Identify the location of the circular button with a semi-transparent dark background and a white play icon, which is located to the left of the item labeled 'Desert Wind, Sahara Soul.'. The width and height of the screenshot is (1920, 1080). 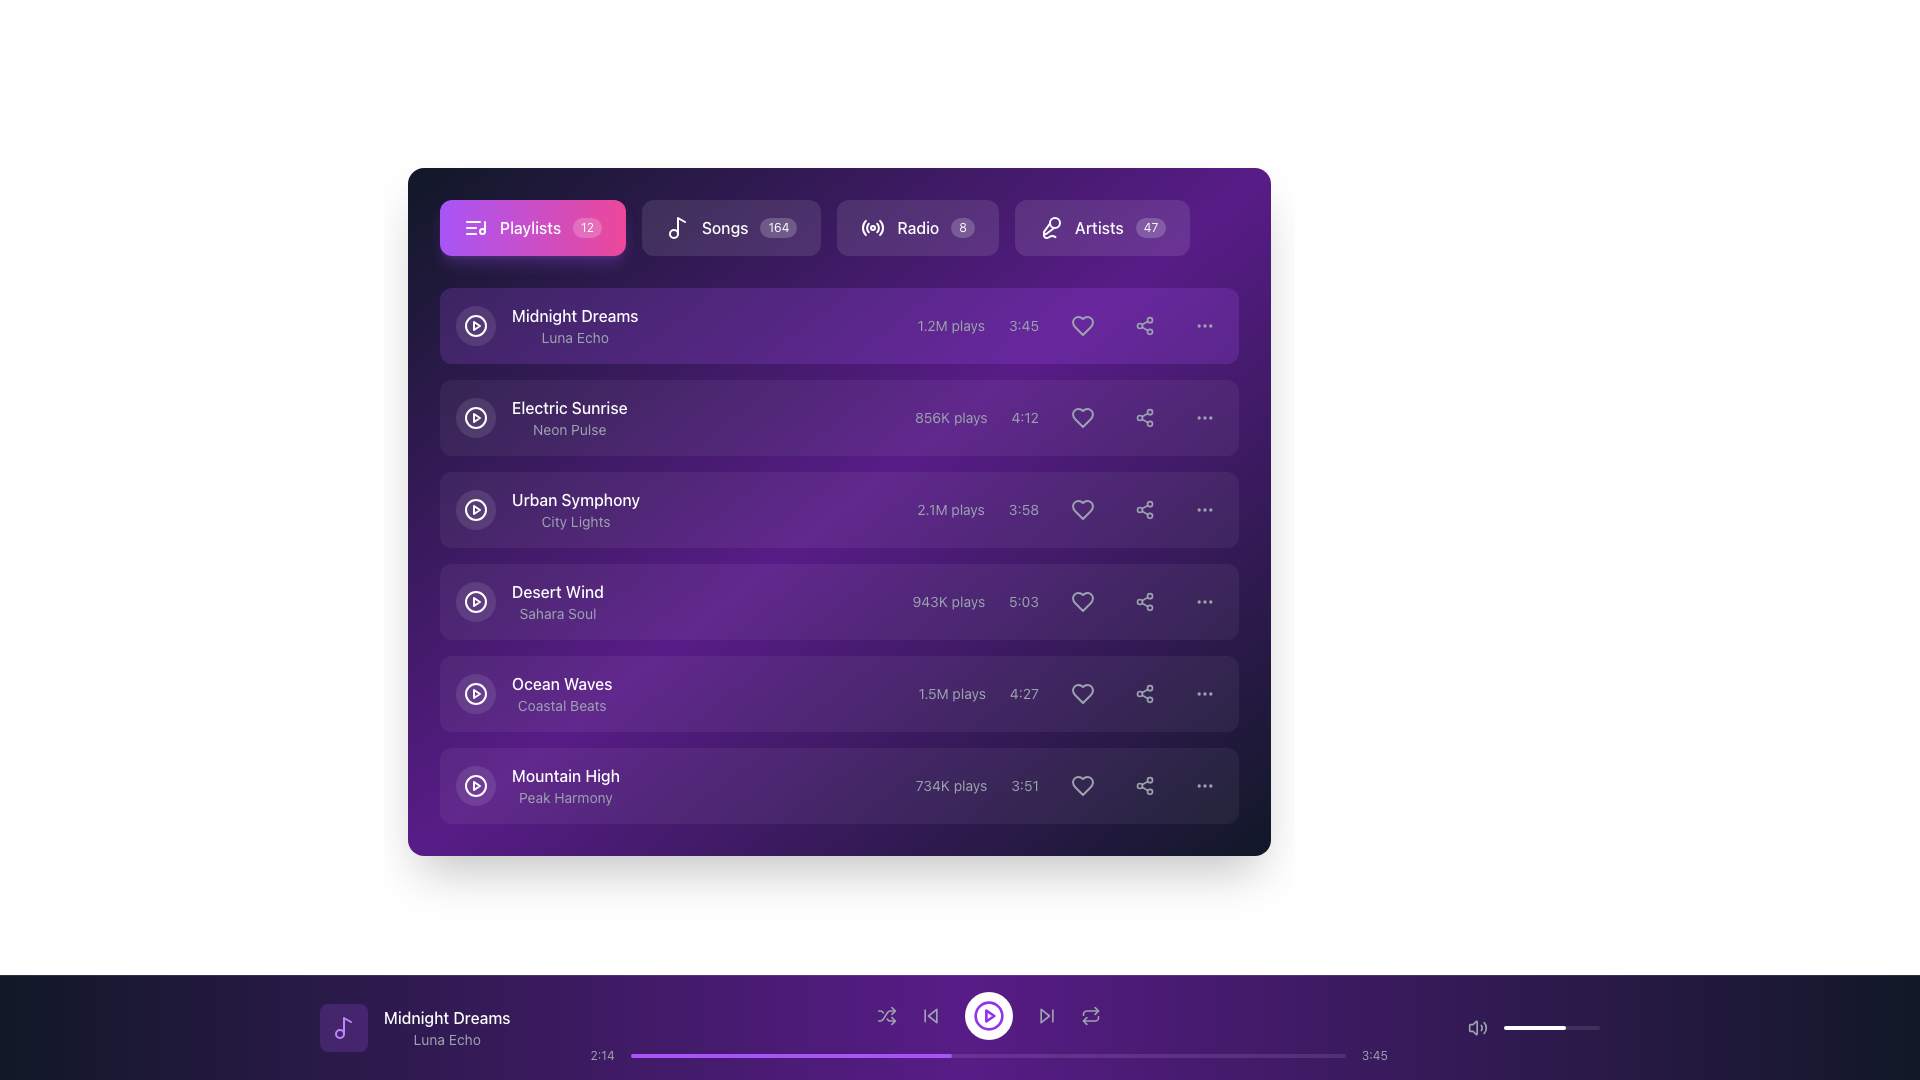
(474, 600).